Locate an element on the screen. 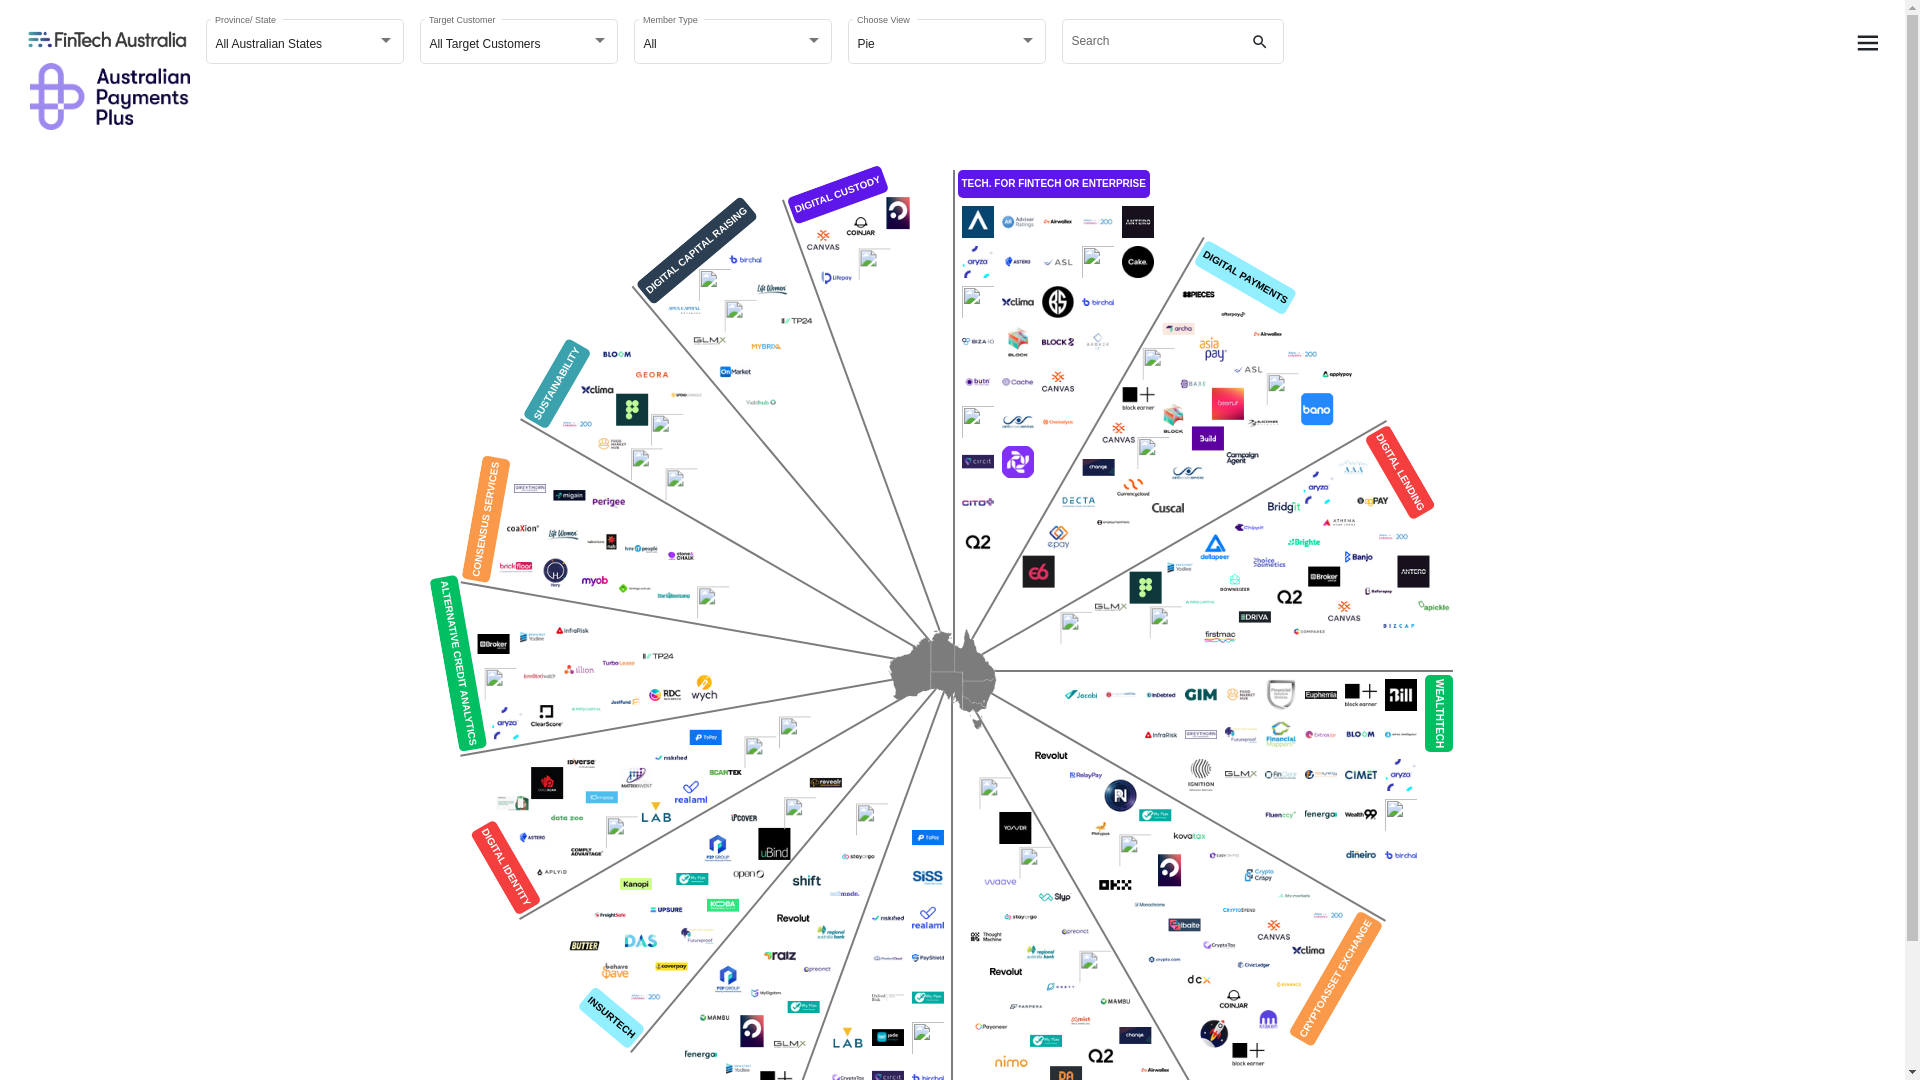 This screenshot has width=1920, height=1080. 'Revolut Payments Australia Pty Ltd' is located at coordinates (791, 918).